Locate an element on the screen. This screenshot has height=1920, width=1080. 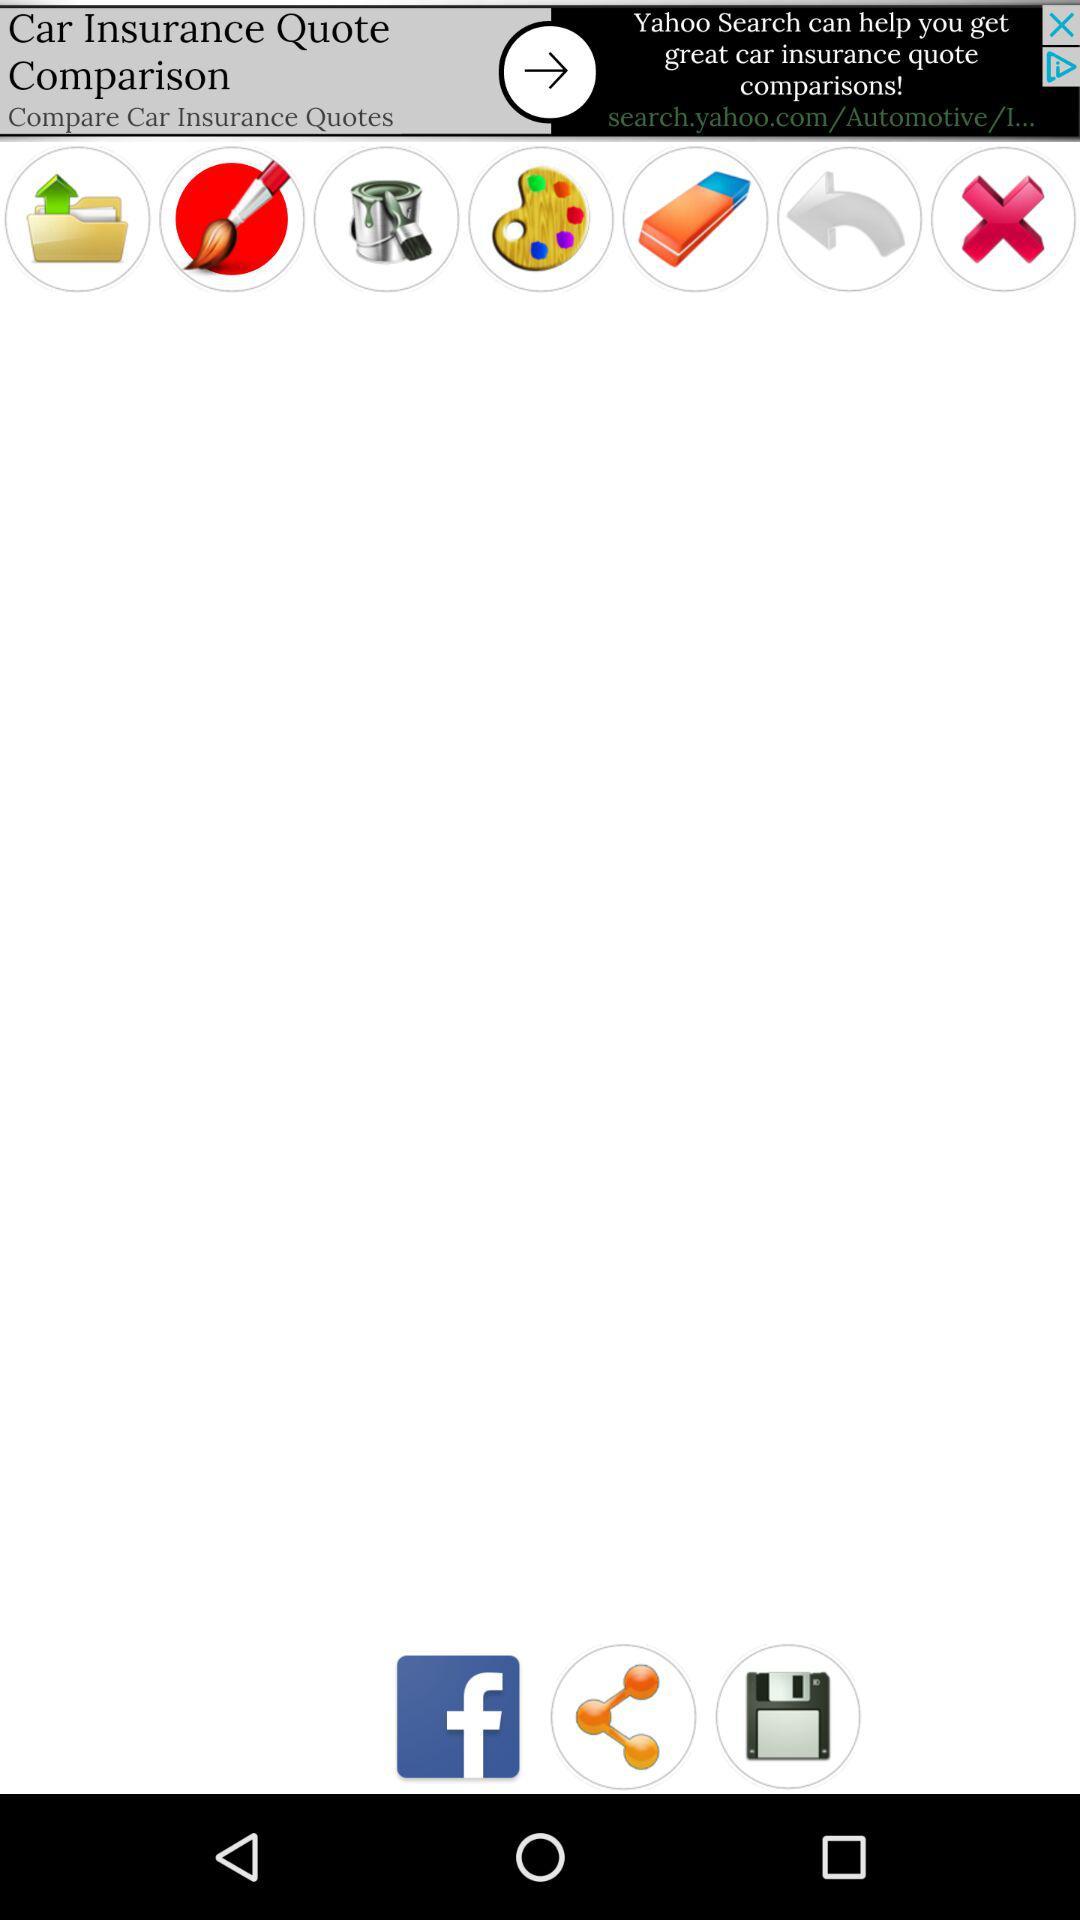
open file is located at coordinates (76, 219).